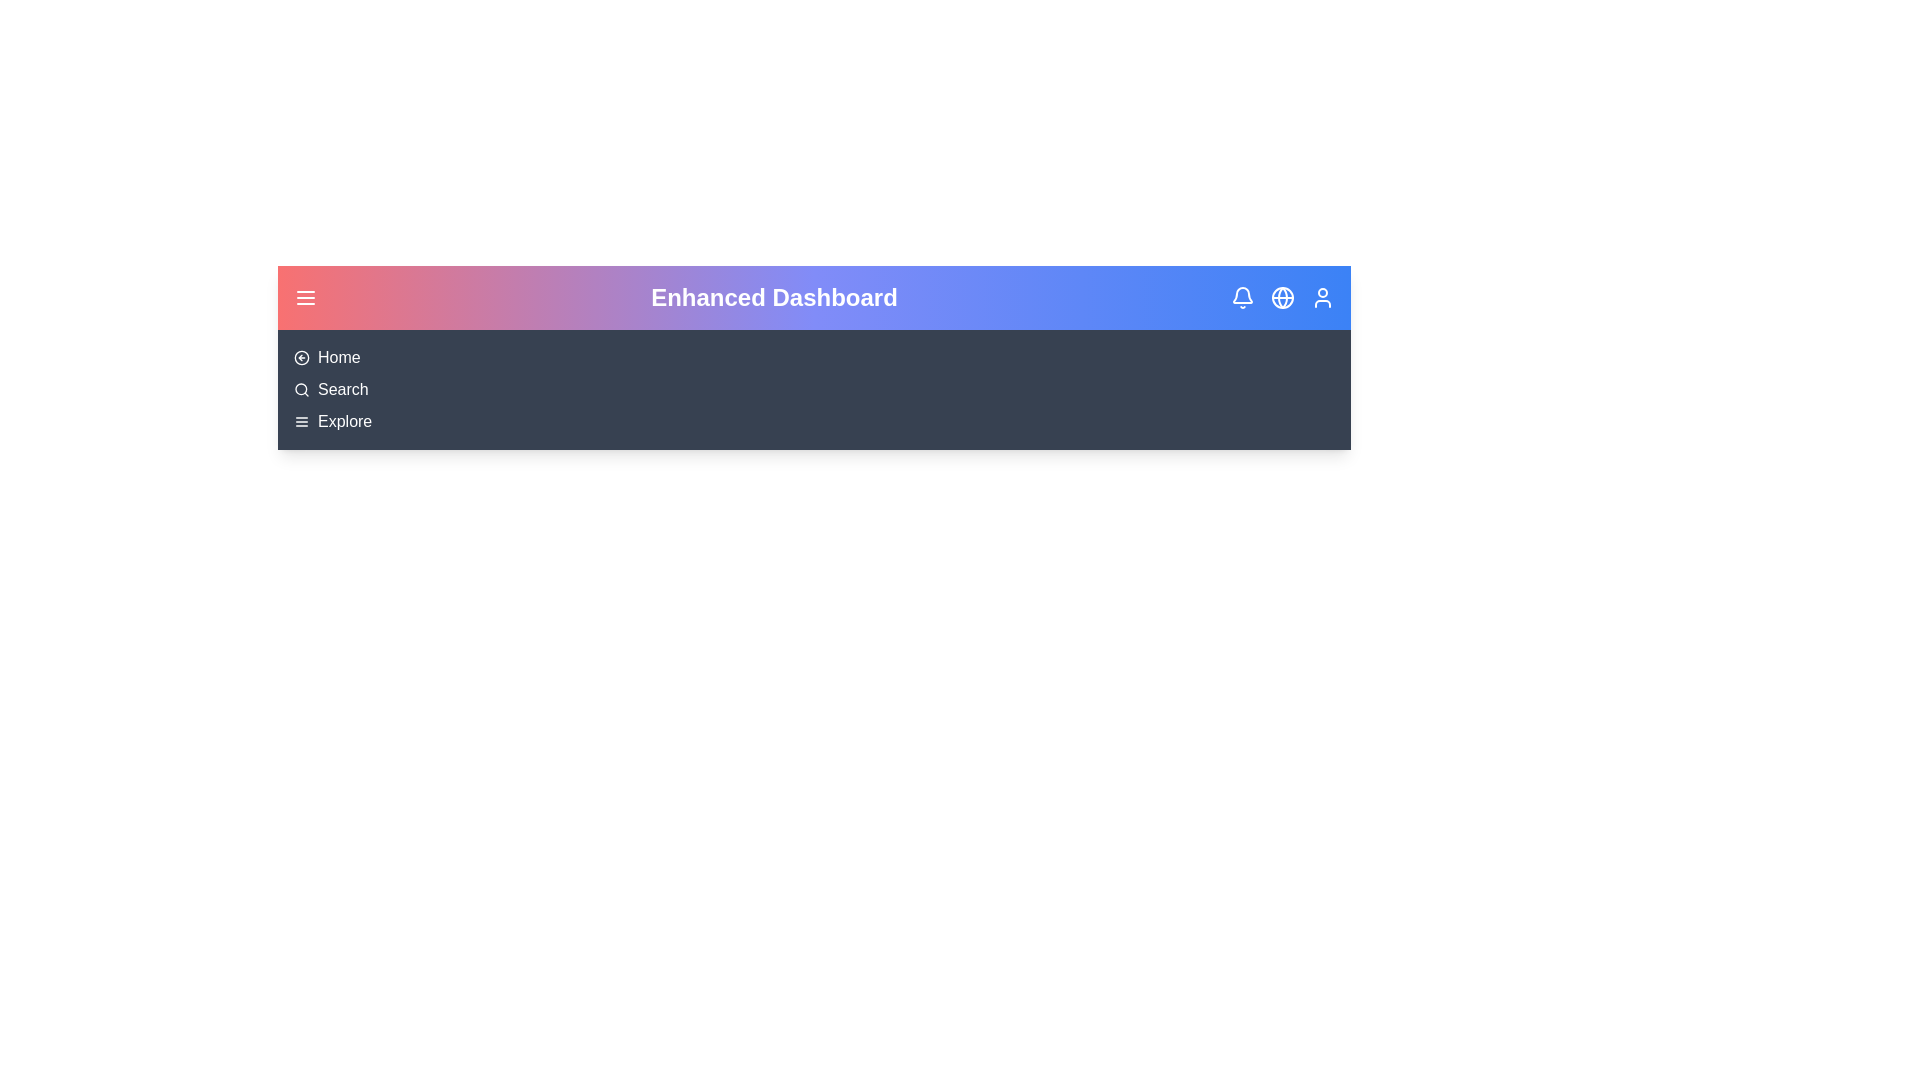  I want to click on the search element, so click(342, 389).